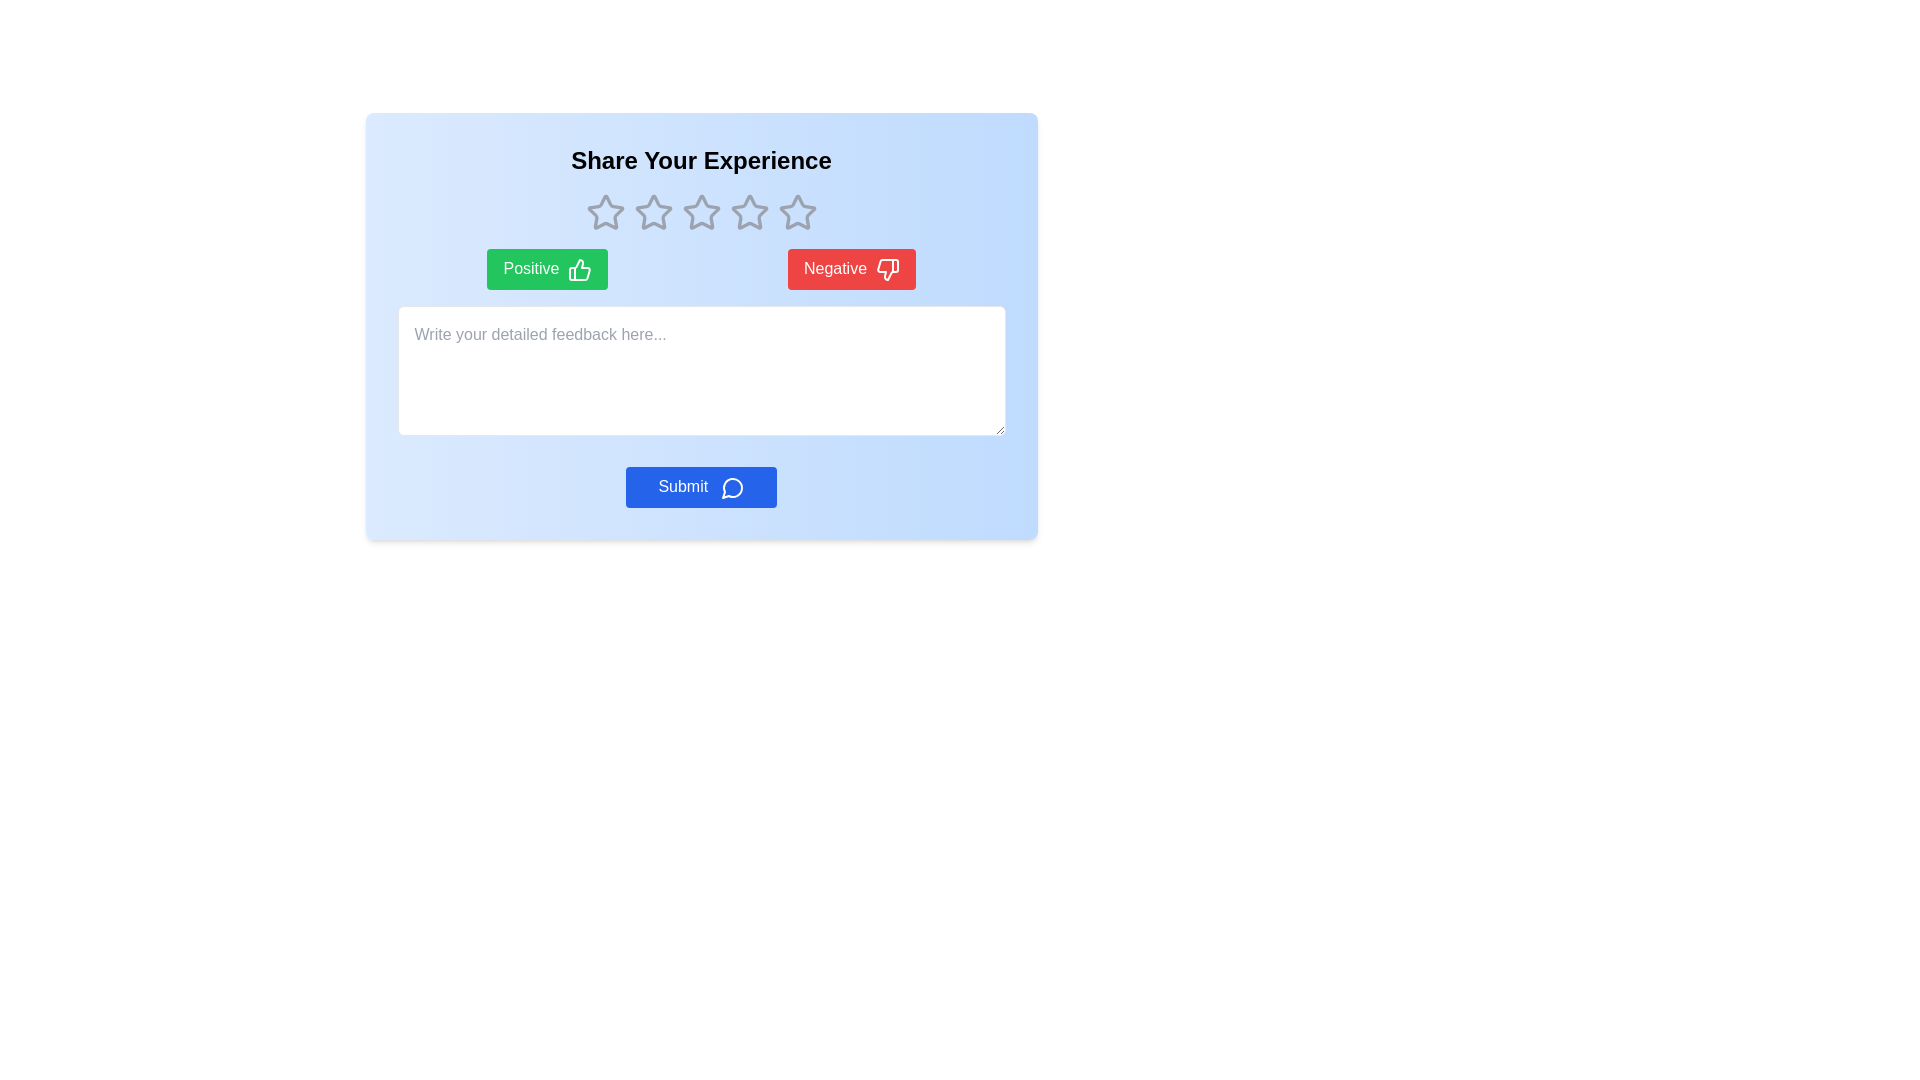  Describe the element at coordinates (579, 268) in the screenshot. I see `the thumbs-up icon within the green 'Positive' button` at that location.